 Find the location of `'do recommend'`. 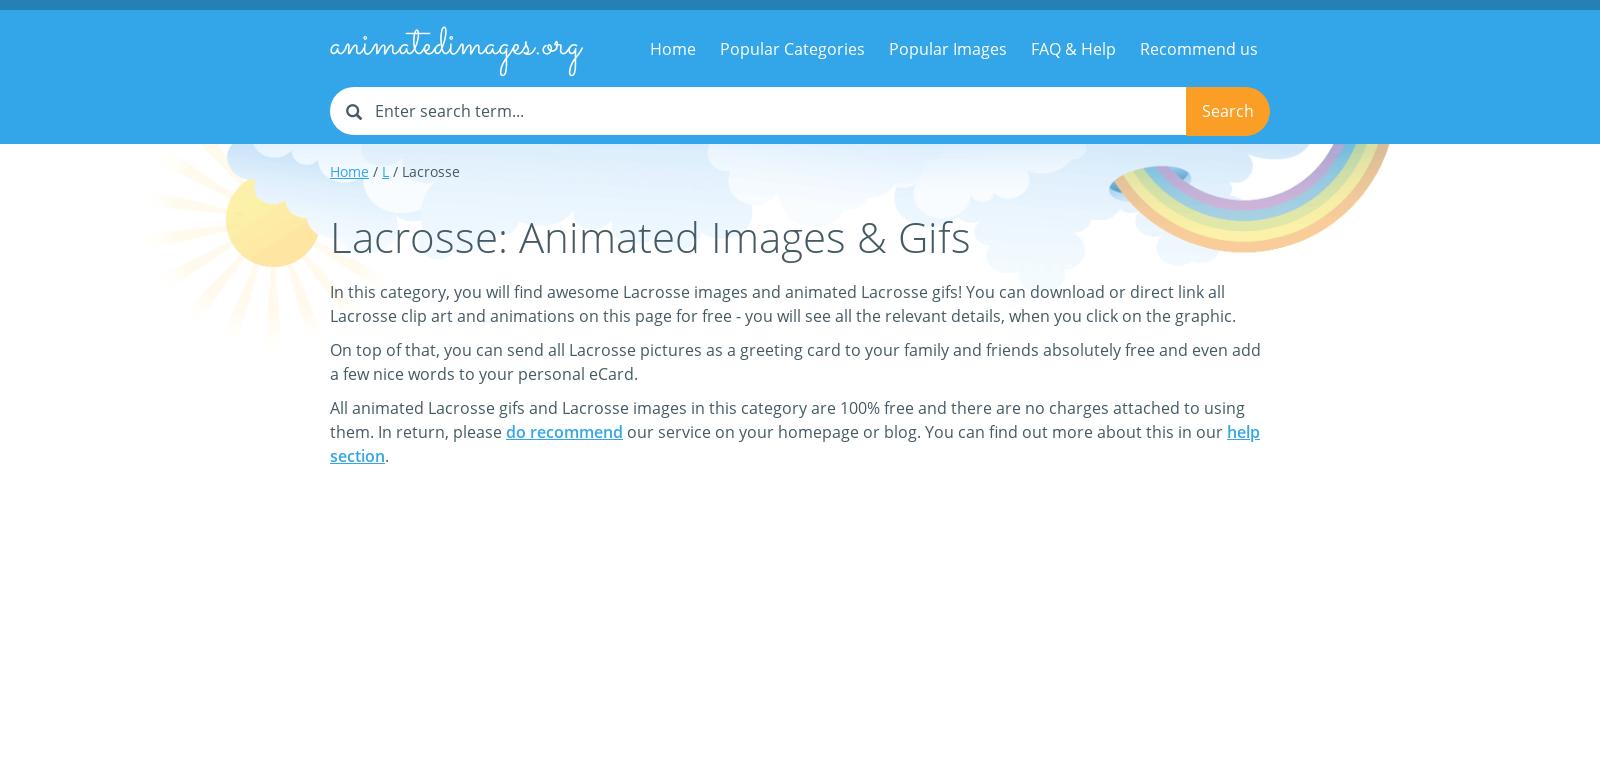

'do recommend' is located at coordinates (504, 430).